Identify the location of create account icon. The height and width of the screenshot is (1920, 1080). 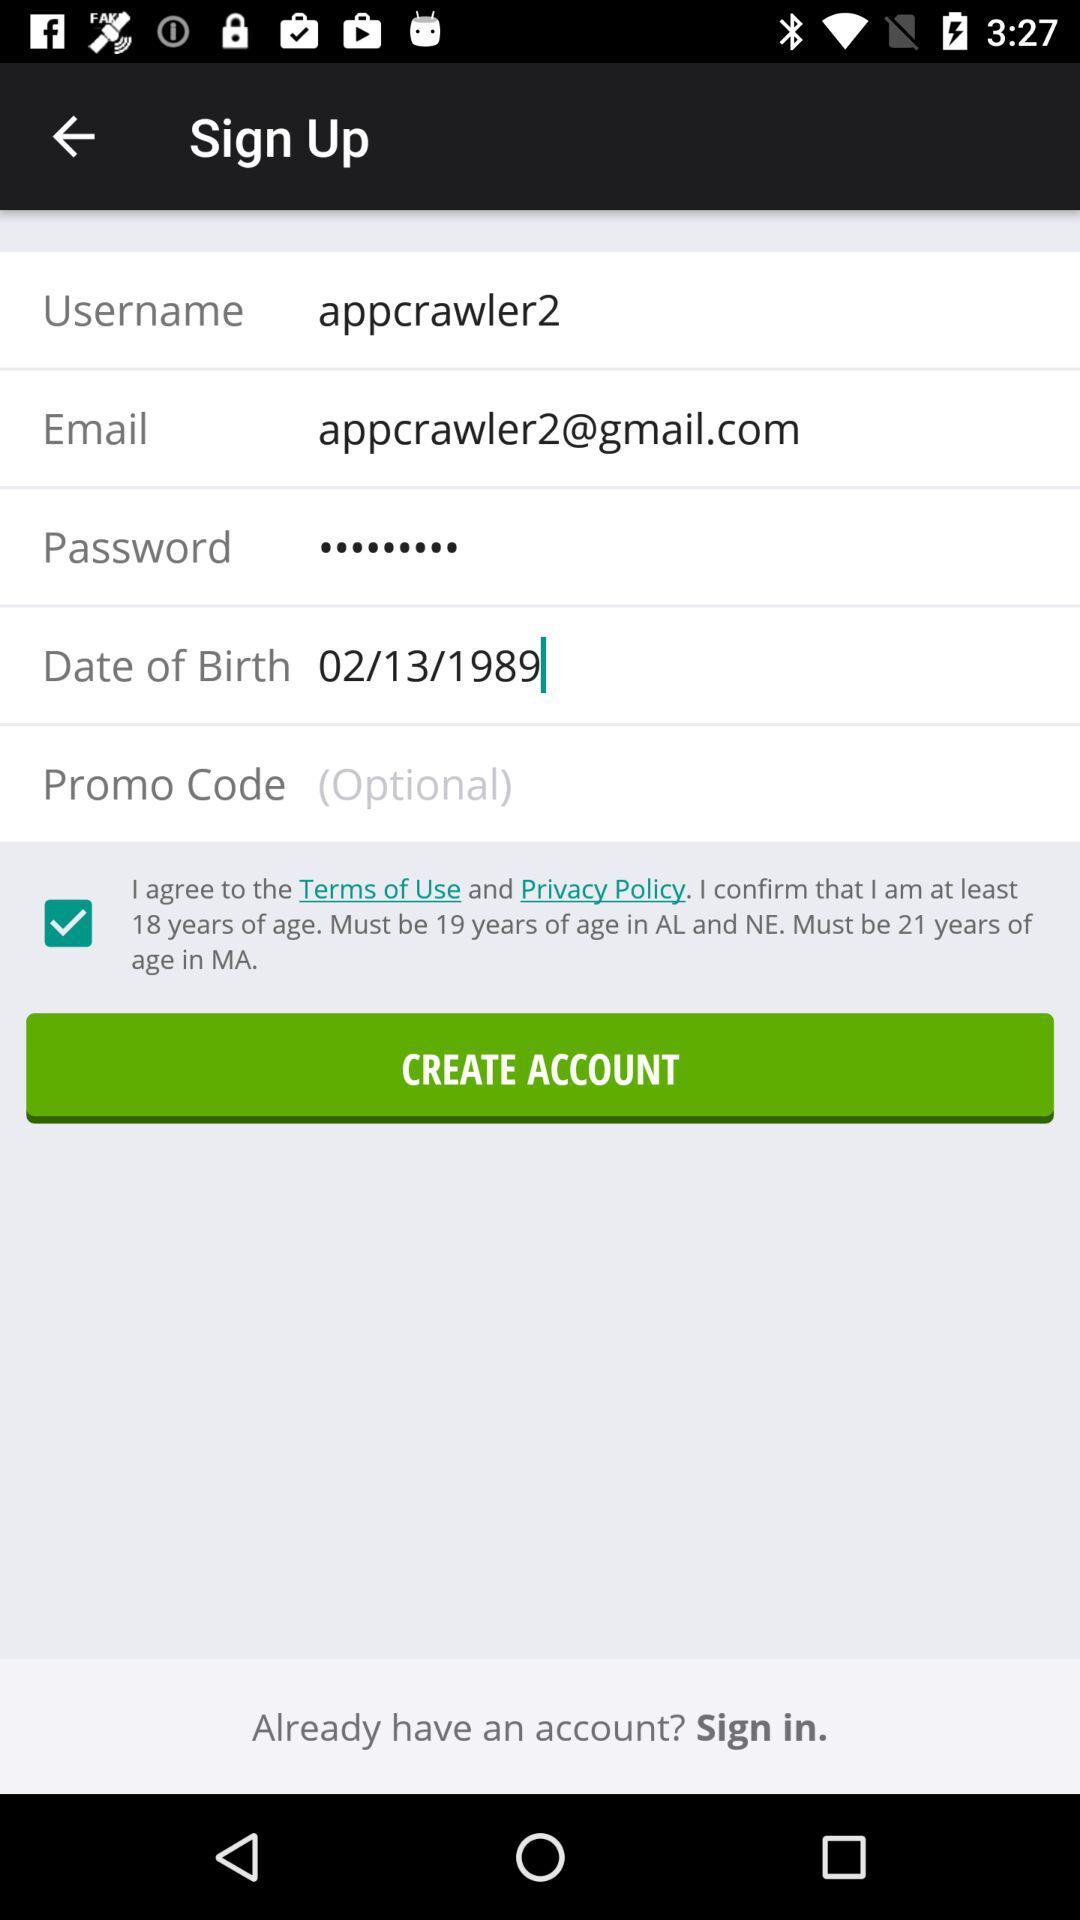
(540, 1067).